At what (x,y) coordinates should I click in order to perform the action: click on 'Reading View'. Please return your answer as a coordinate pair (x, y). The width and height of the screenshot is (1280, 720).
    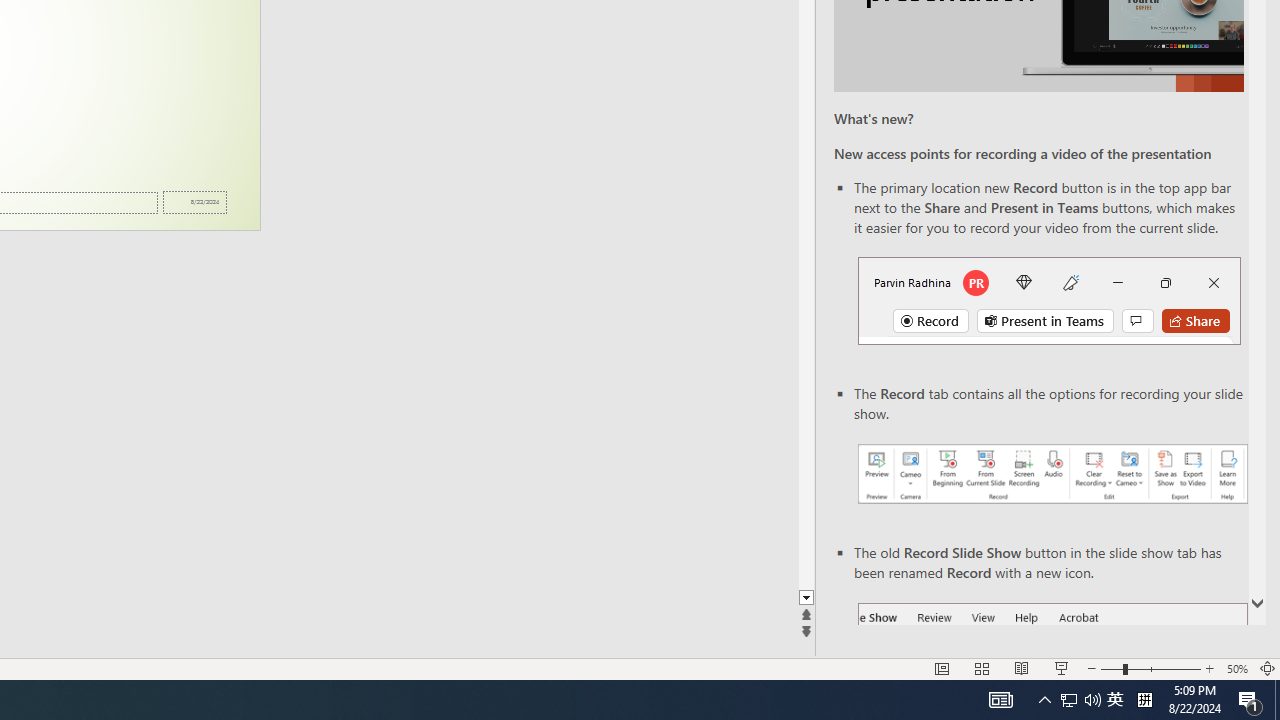
    Looking at the image, I should click on (1022, 669).